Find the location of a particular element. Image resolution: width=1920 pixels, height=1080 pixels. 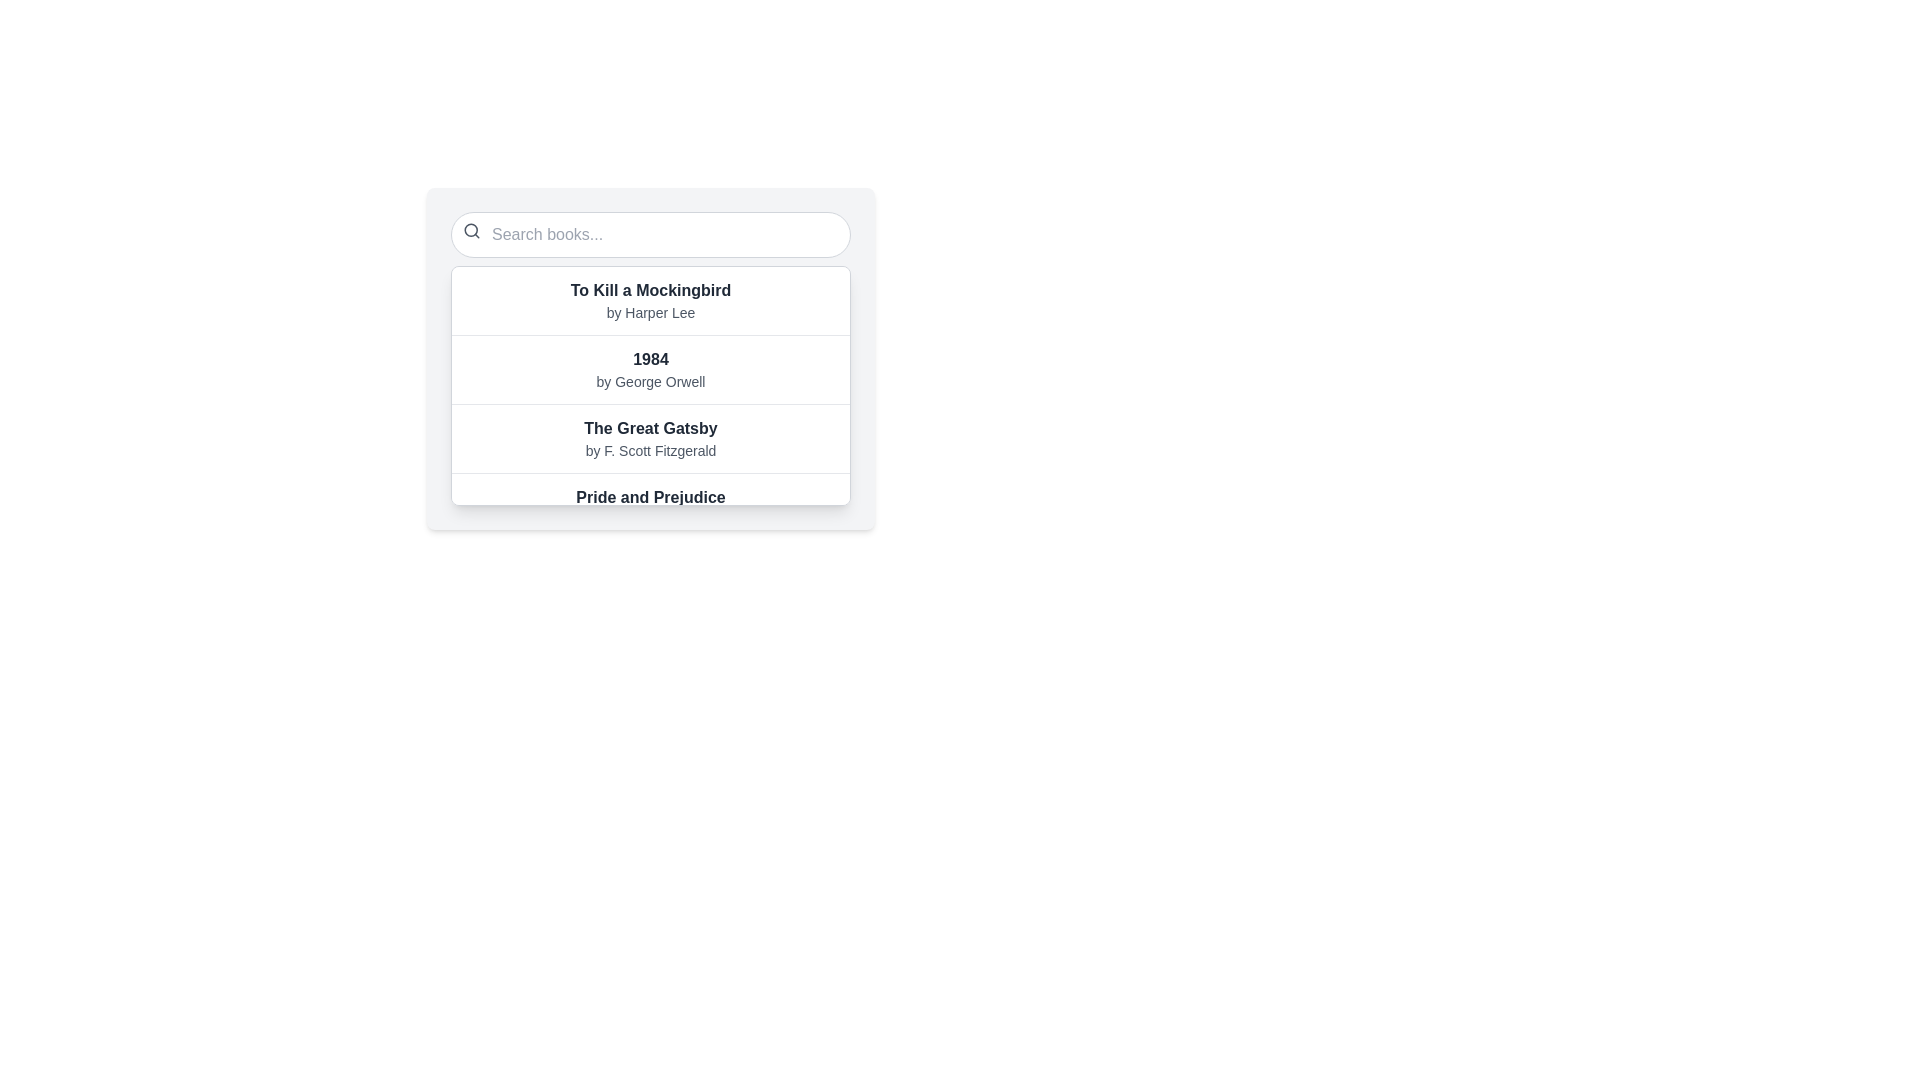

the third item in the selection list for 'The Great Gatsby' is located at coordinates (651, 437).